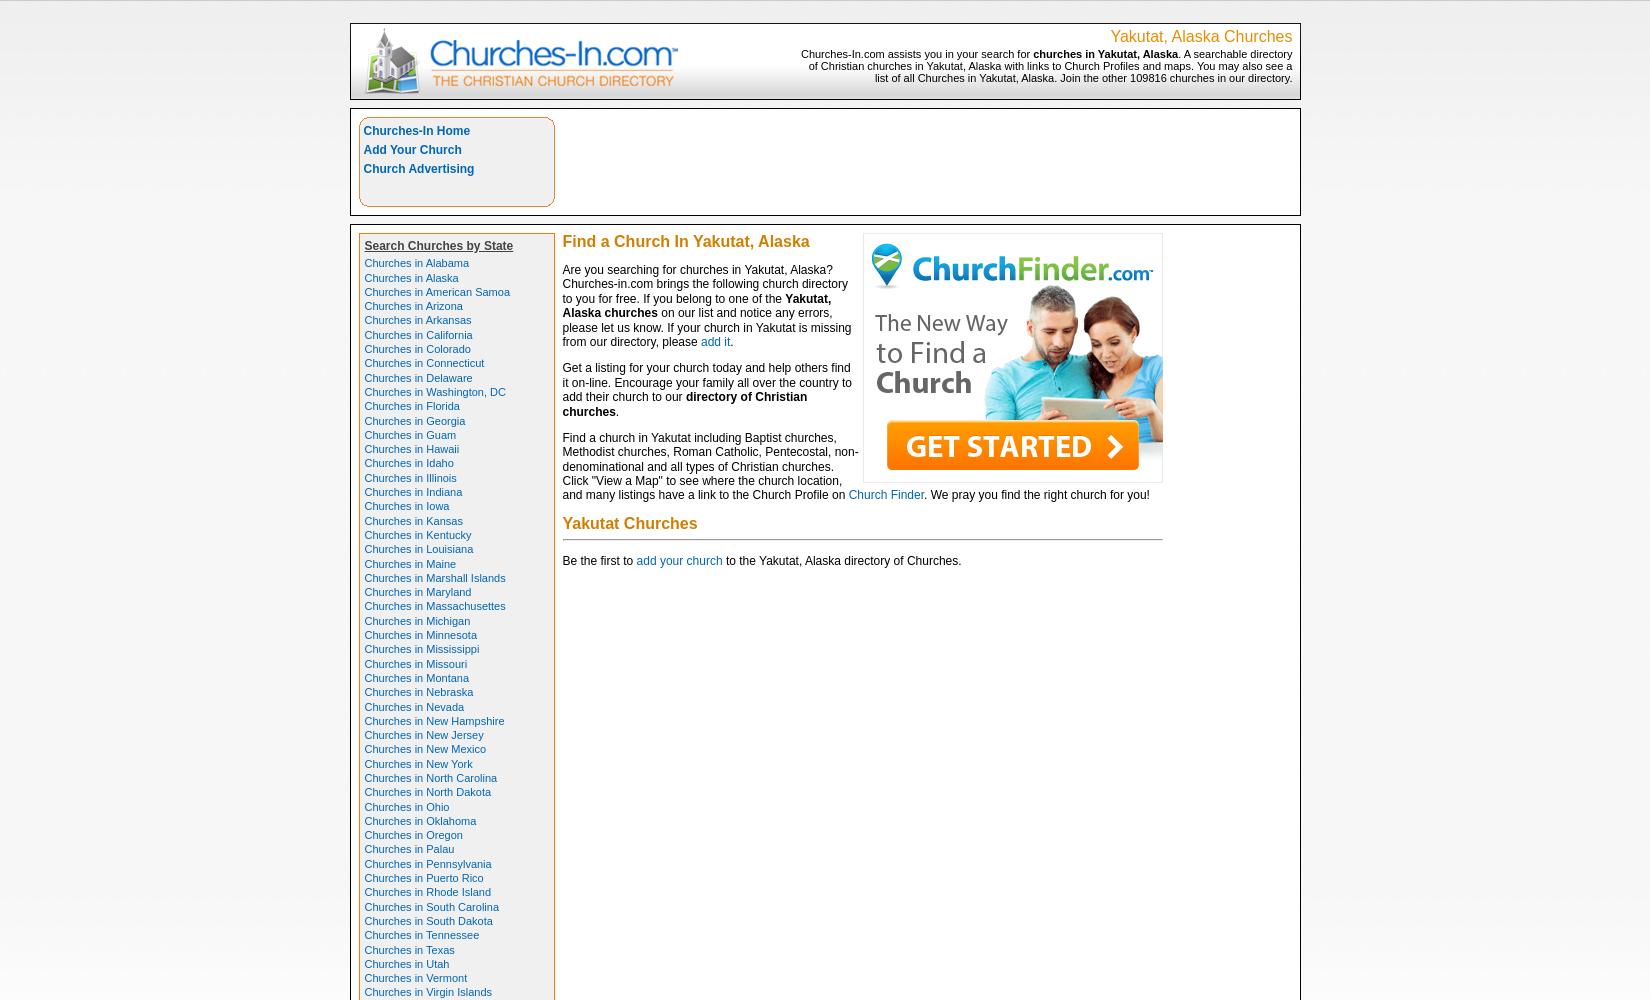  What do you see at coordinates (410, 434) in the screenshot?
I see `'Churches in Guam'` at bounding box center [410, 434].